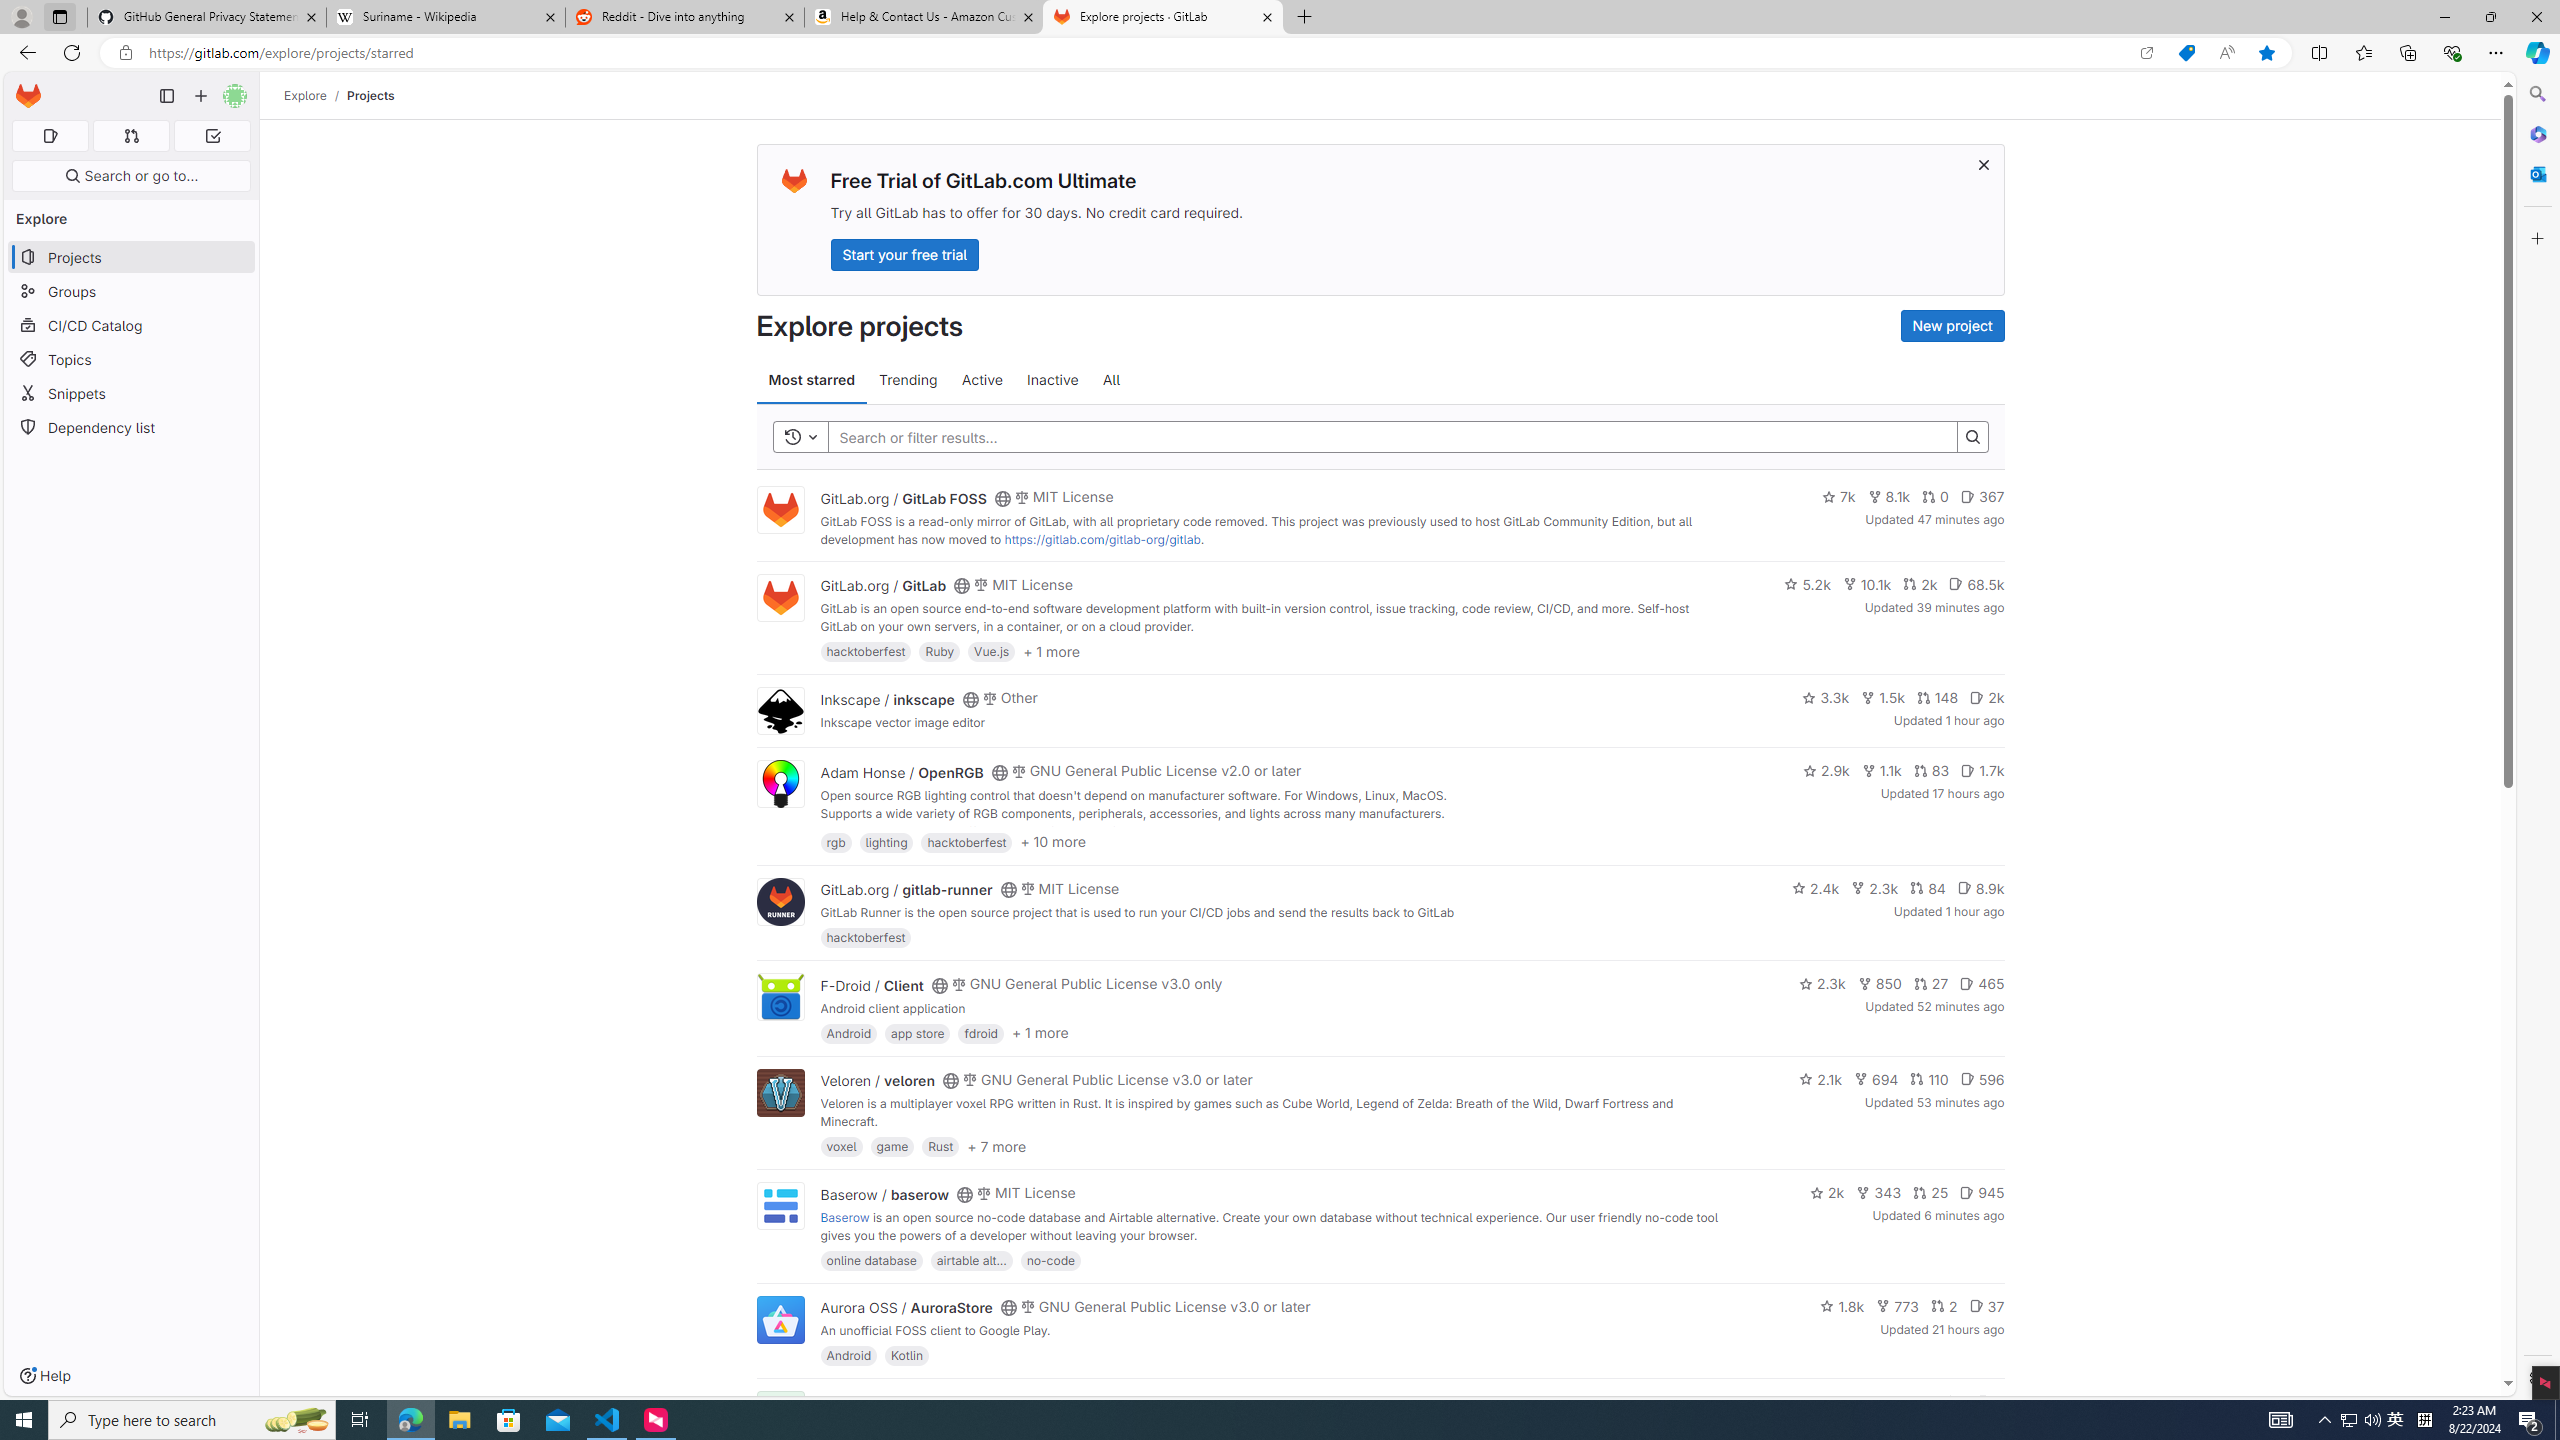 This screenshot has width=2560, height=1440. What do you see at coordinates (1952, 325) in the screenshot?
I see `'New project'` at bounding box center [1952, 325].